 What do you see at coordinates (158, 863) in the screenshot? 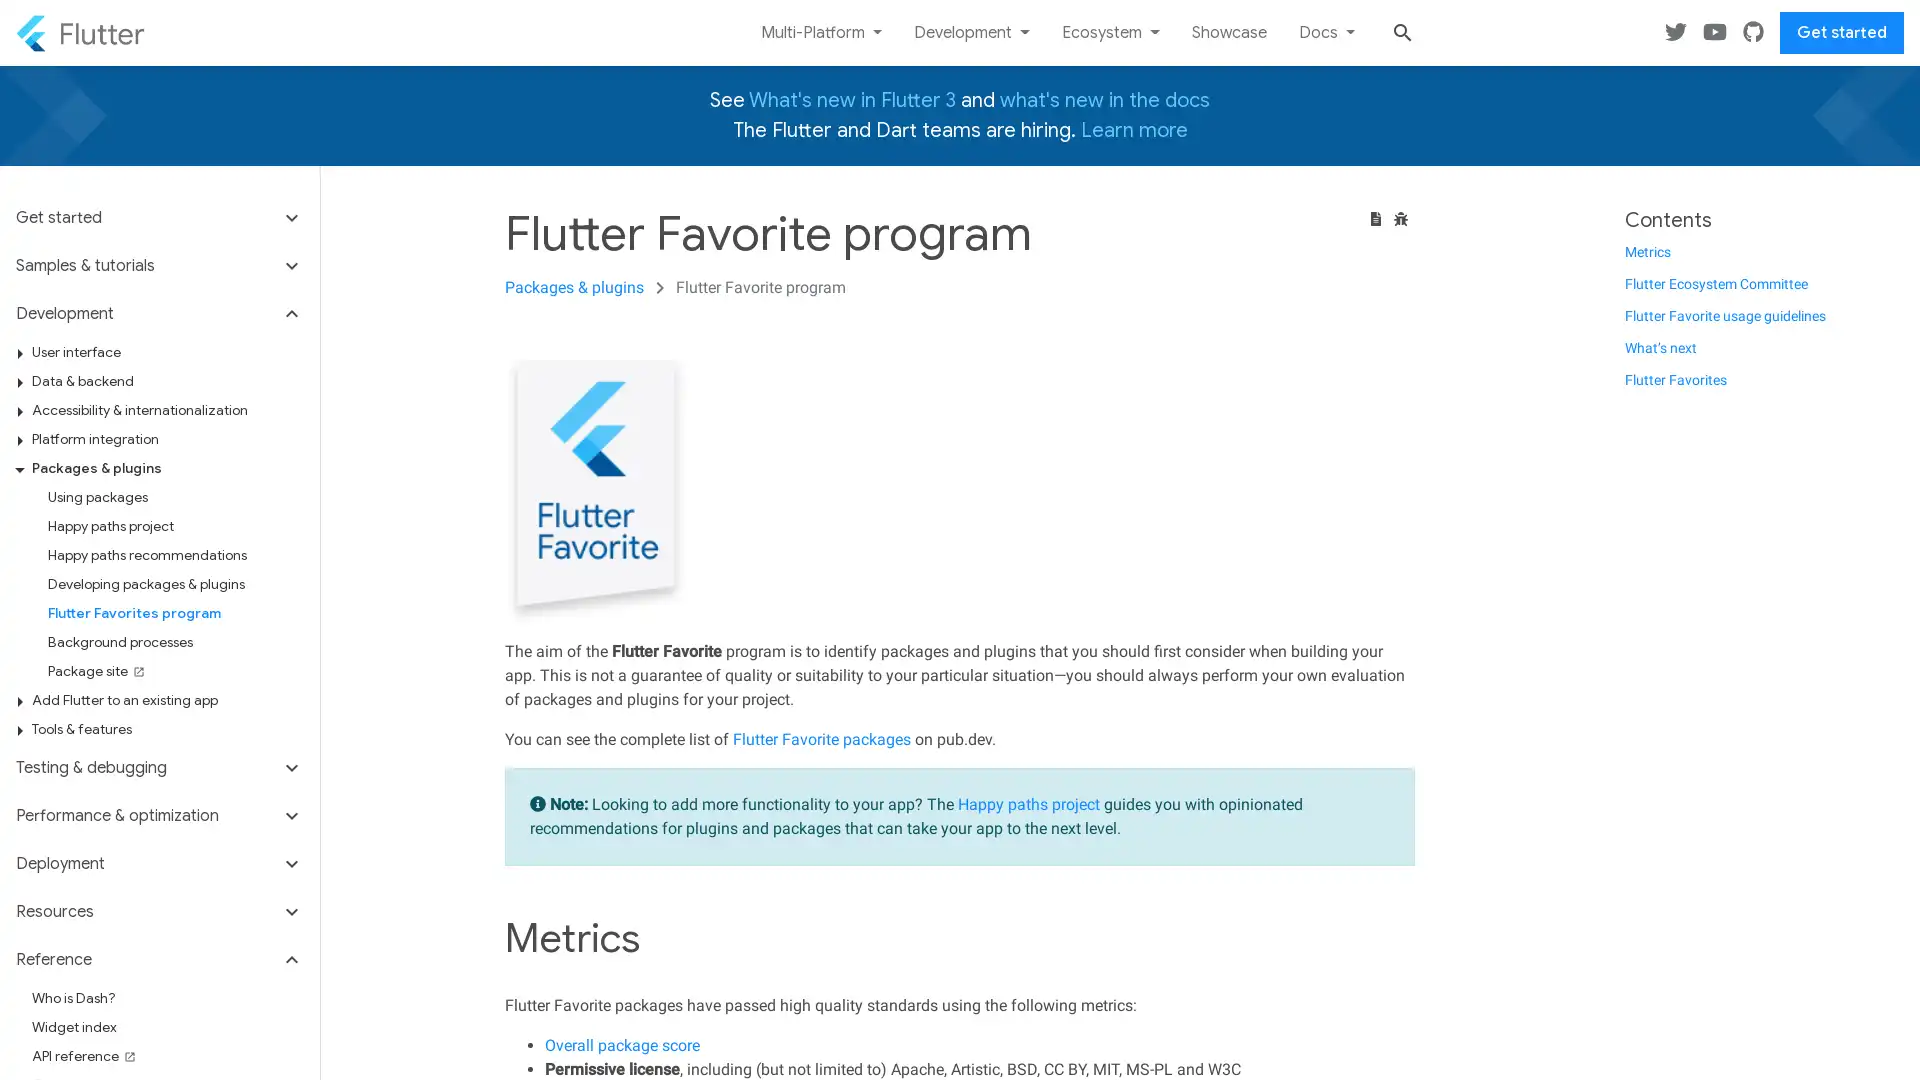
I see `Deployment keyboard_arrow_down` at bounding box center [158, 863].